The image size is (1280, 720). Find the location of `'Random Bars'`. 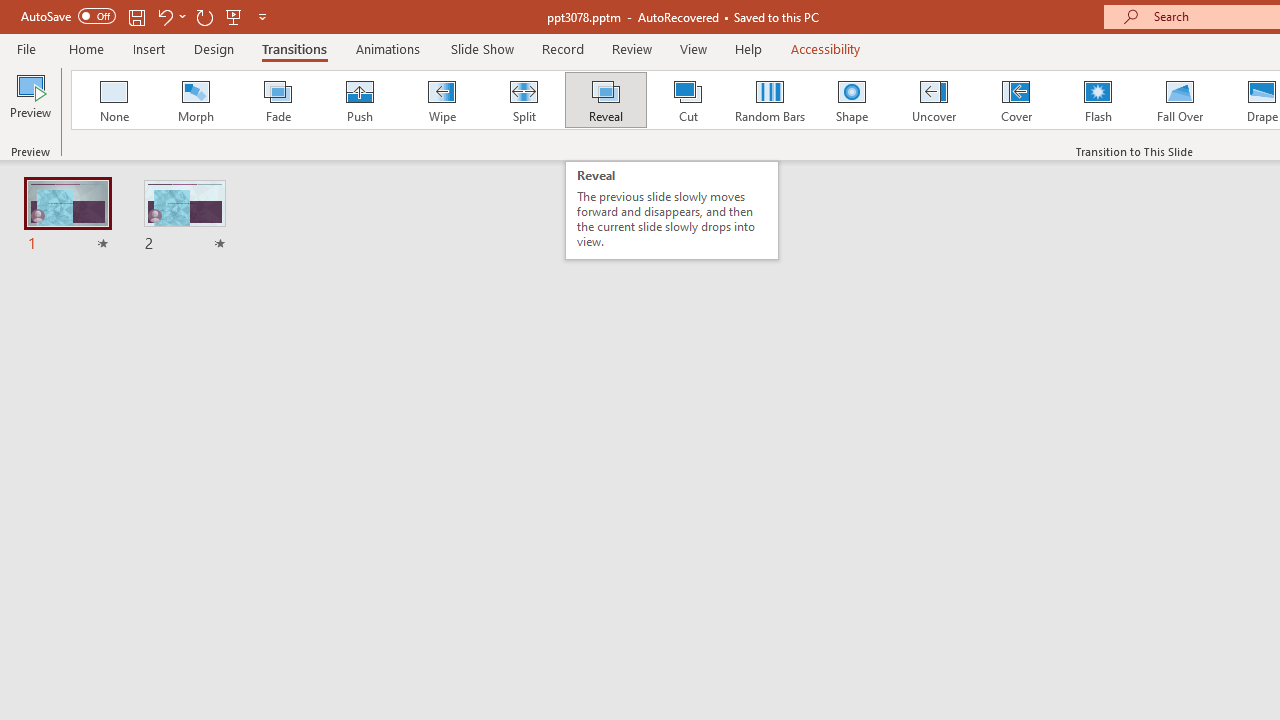

'Random Bars' is located at coordinates (769, 100).